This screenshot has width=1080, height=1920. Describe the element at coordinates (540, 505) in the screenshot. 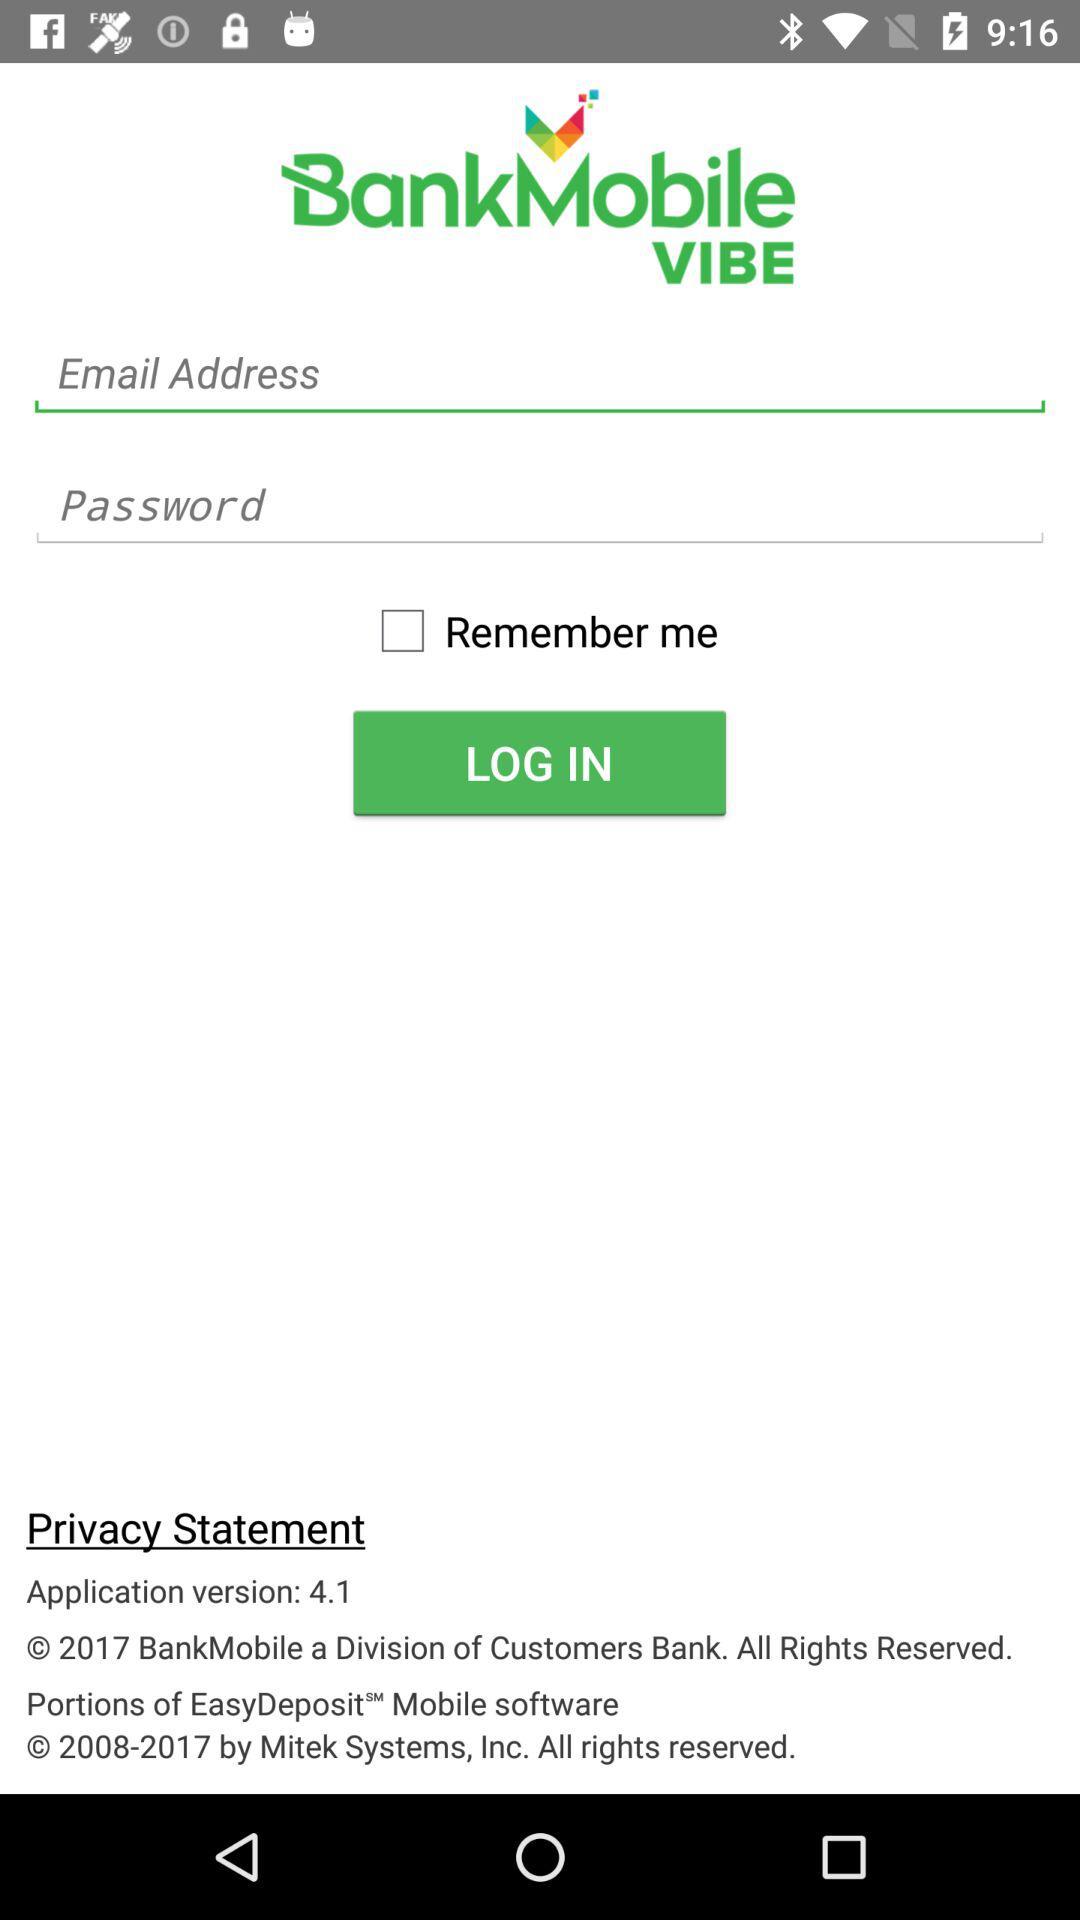

I see `where it says password you will put your password and click on login` at that location.